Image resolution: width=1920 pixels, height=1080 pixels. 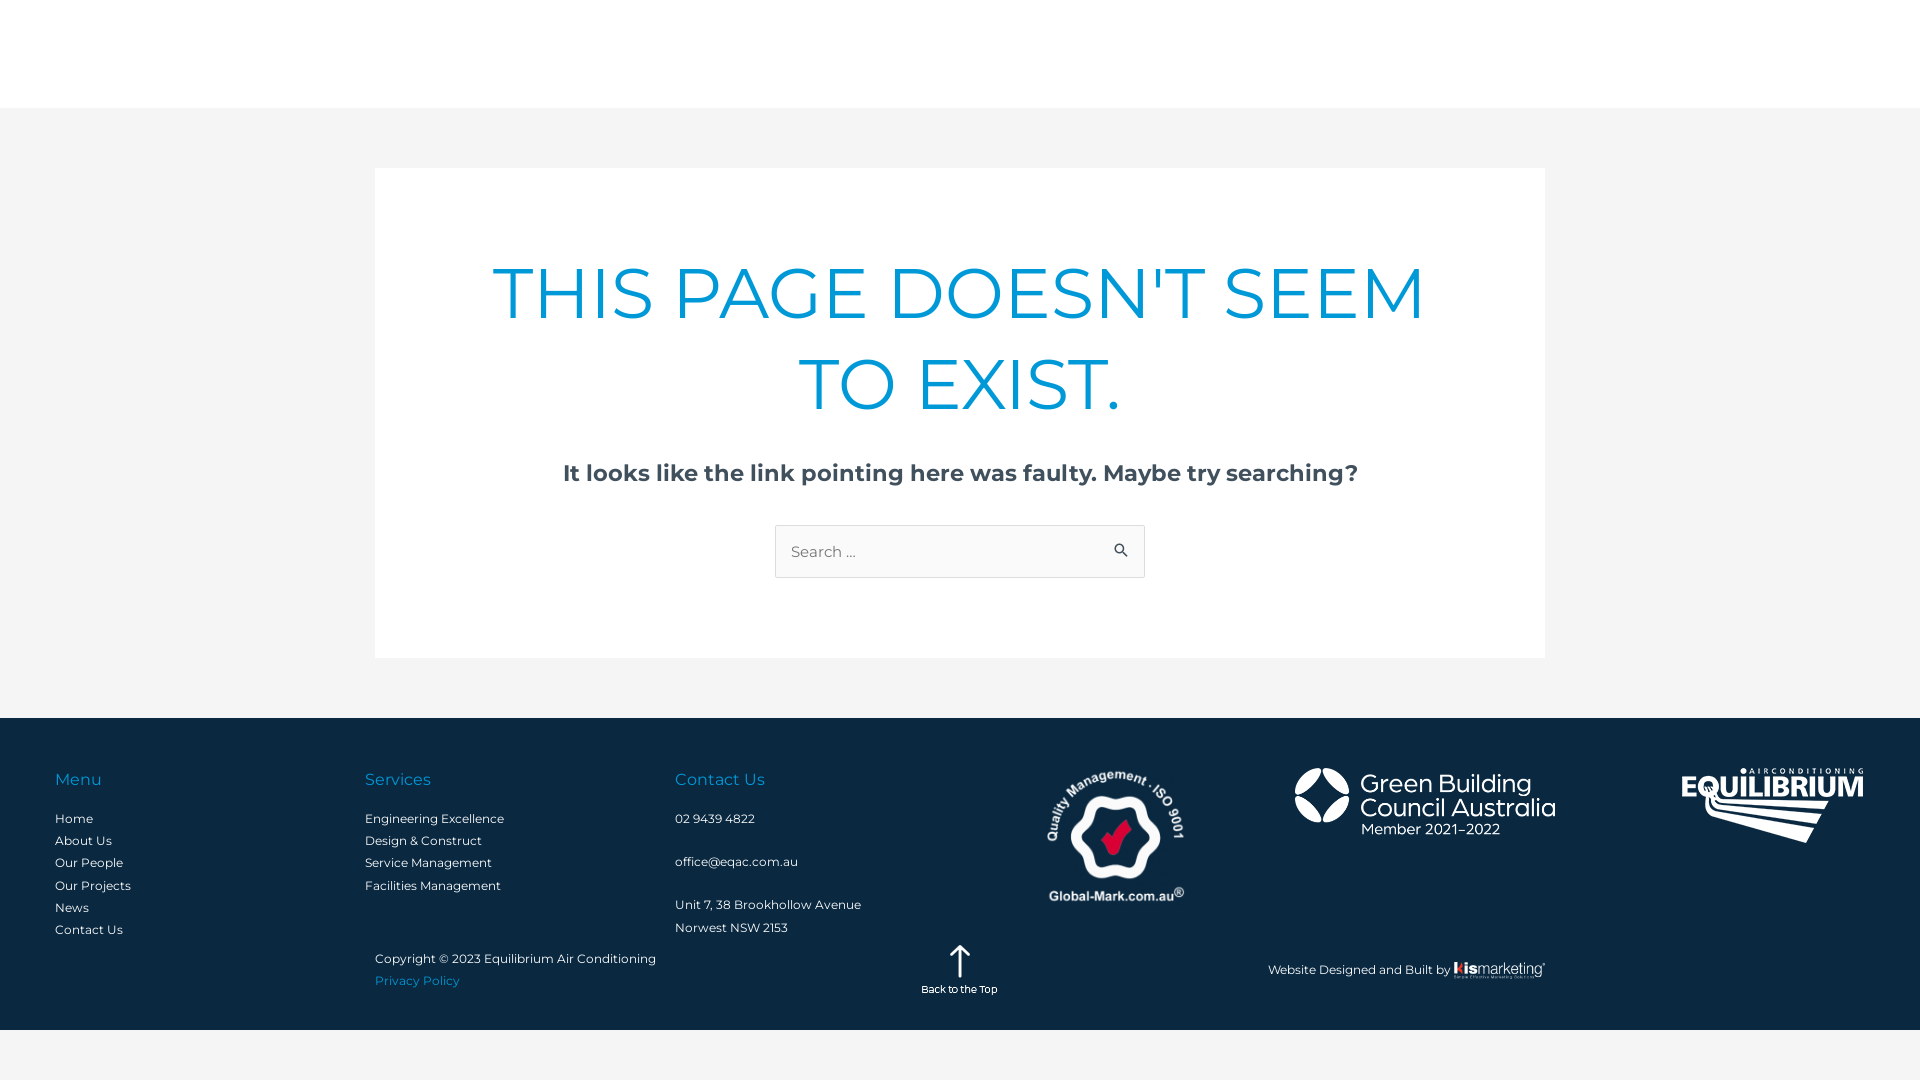 What do you see at coordinates (715, 818) in the screenshot?
I see `'02 9439 4822'` at bounding box center [715, 818].